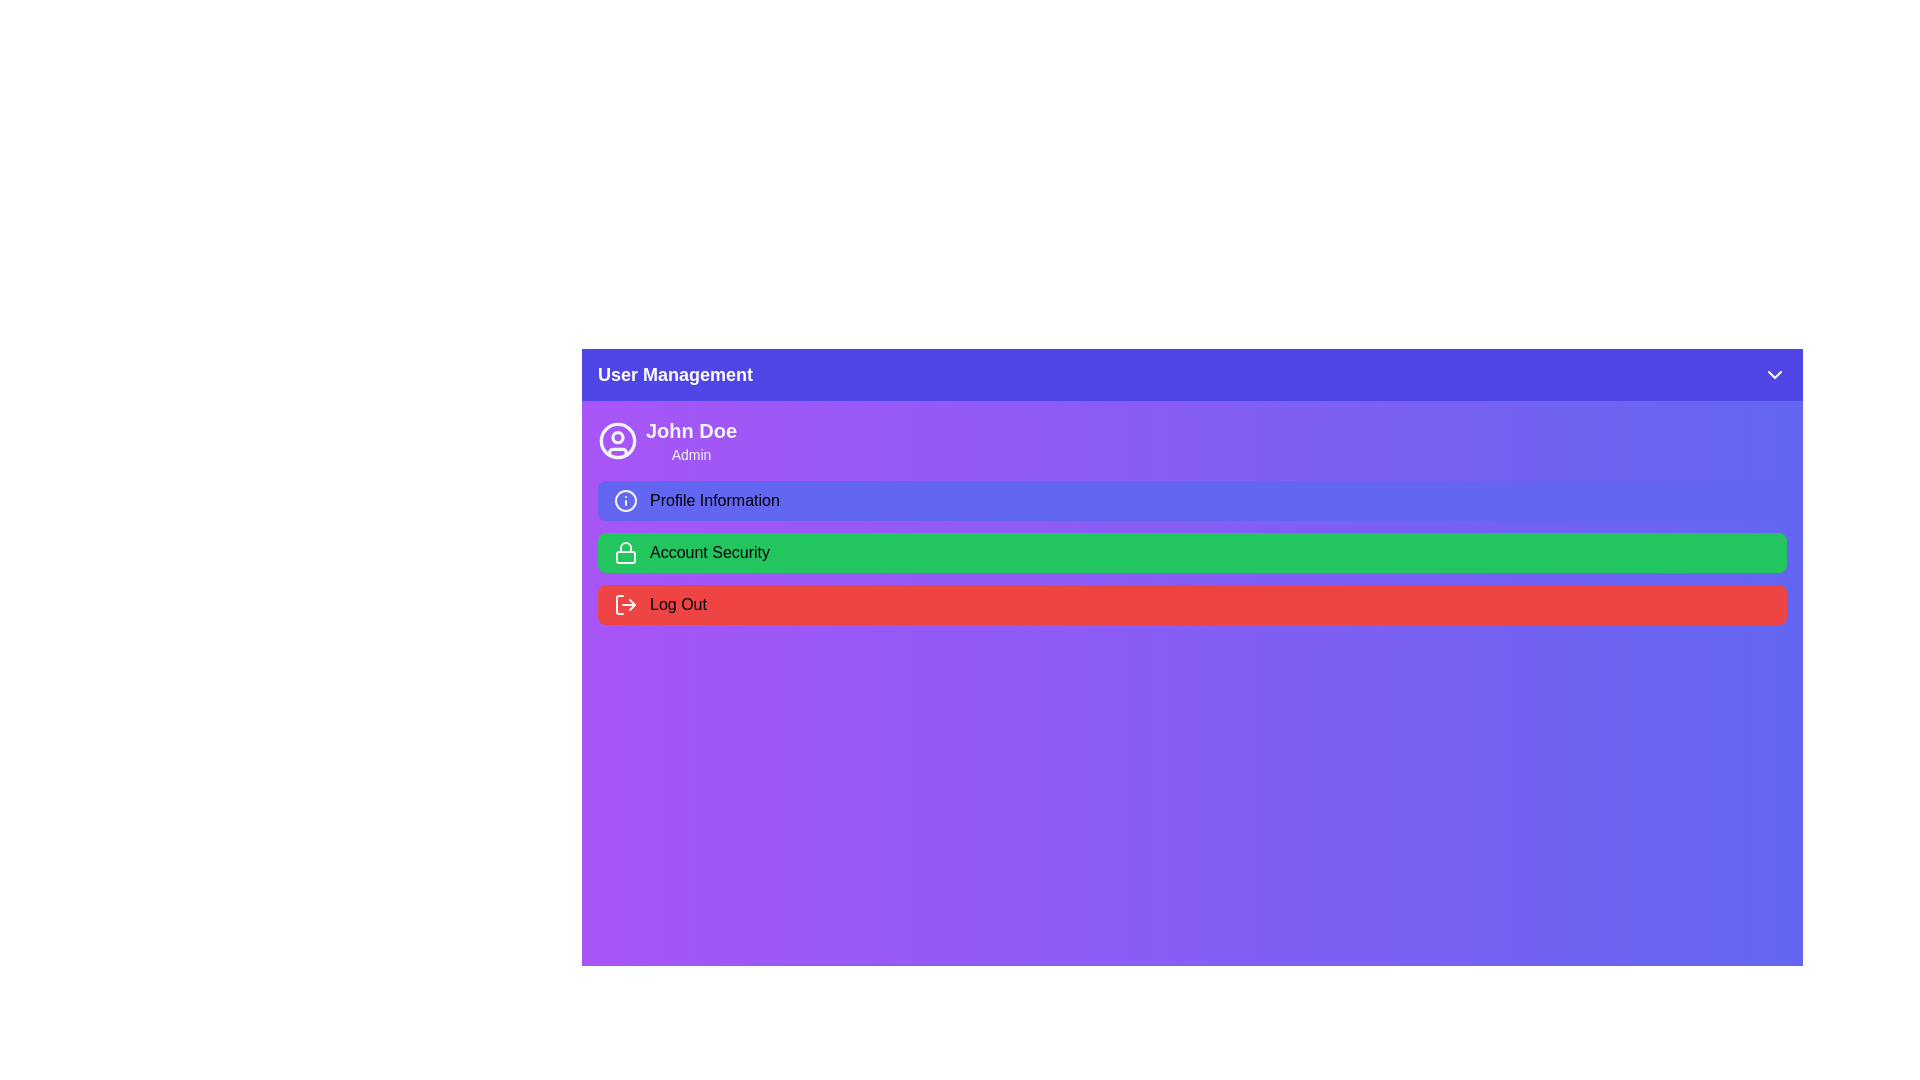  What do you see at coordinates (1192, 604) in the screenshot?
I see `the 'Log Out' button to sign out` at bounding box center [1192, 604].